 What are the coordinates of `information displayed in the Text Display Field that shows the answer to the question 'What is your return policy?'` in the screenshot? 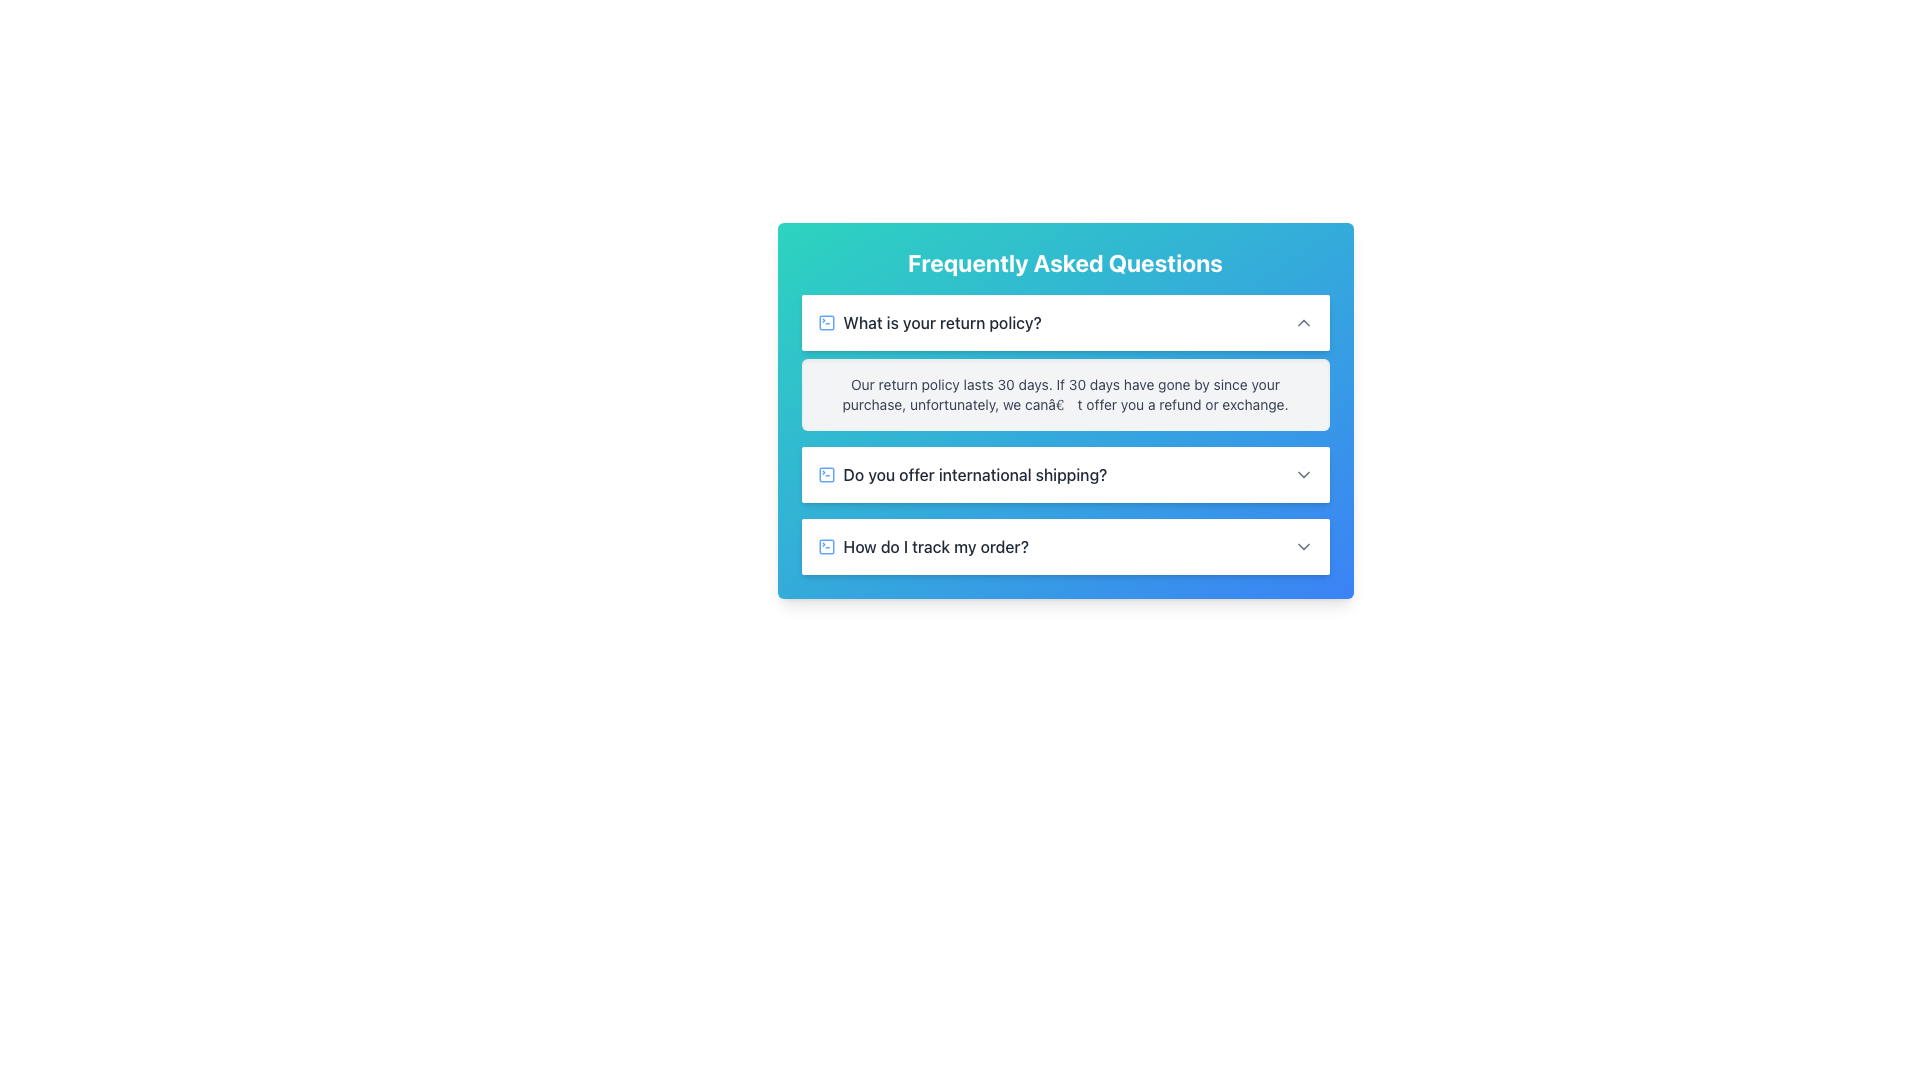 It's located at (1064, 434).